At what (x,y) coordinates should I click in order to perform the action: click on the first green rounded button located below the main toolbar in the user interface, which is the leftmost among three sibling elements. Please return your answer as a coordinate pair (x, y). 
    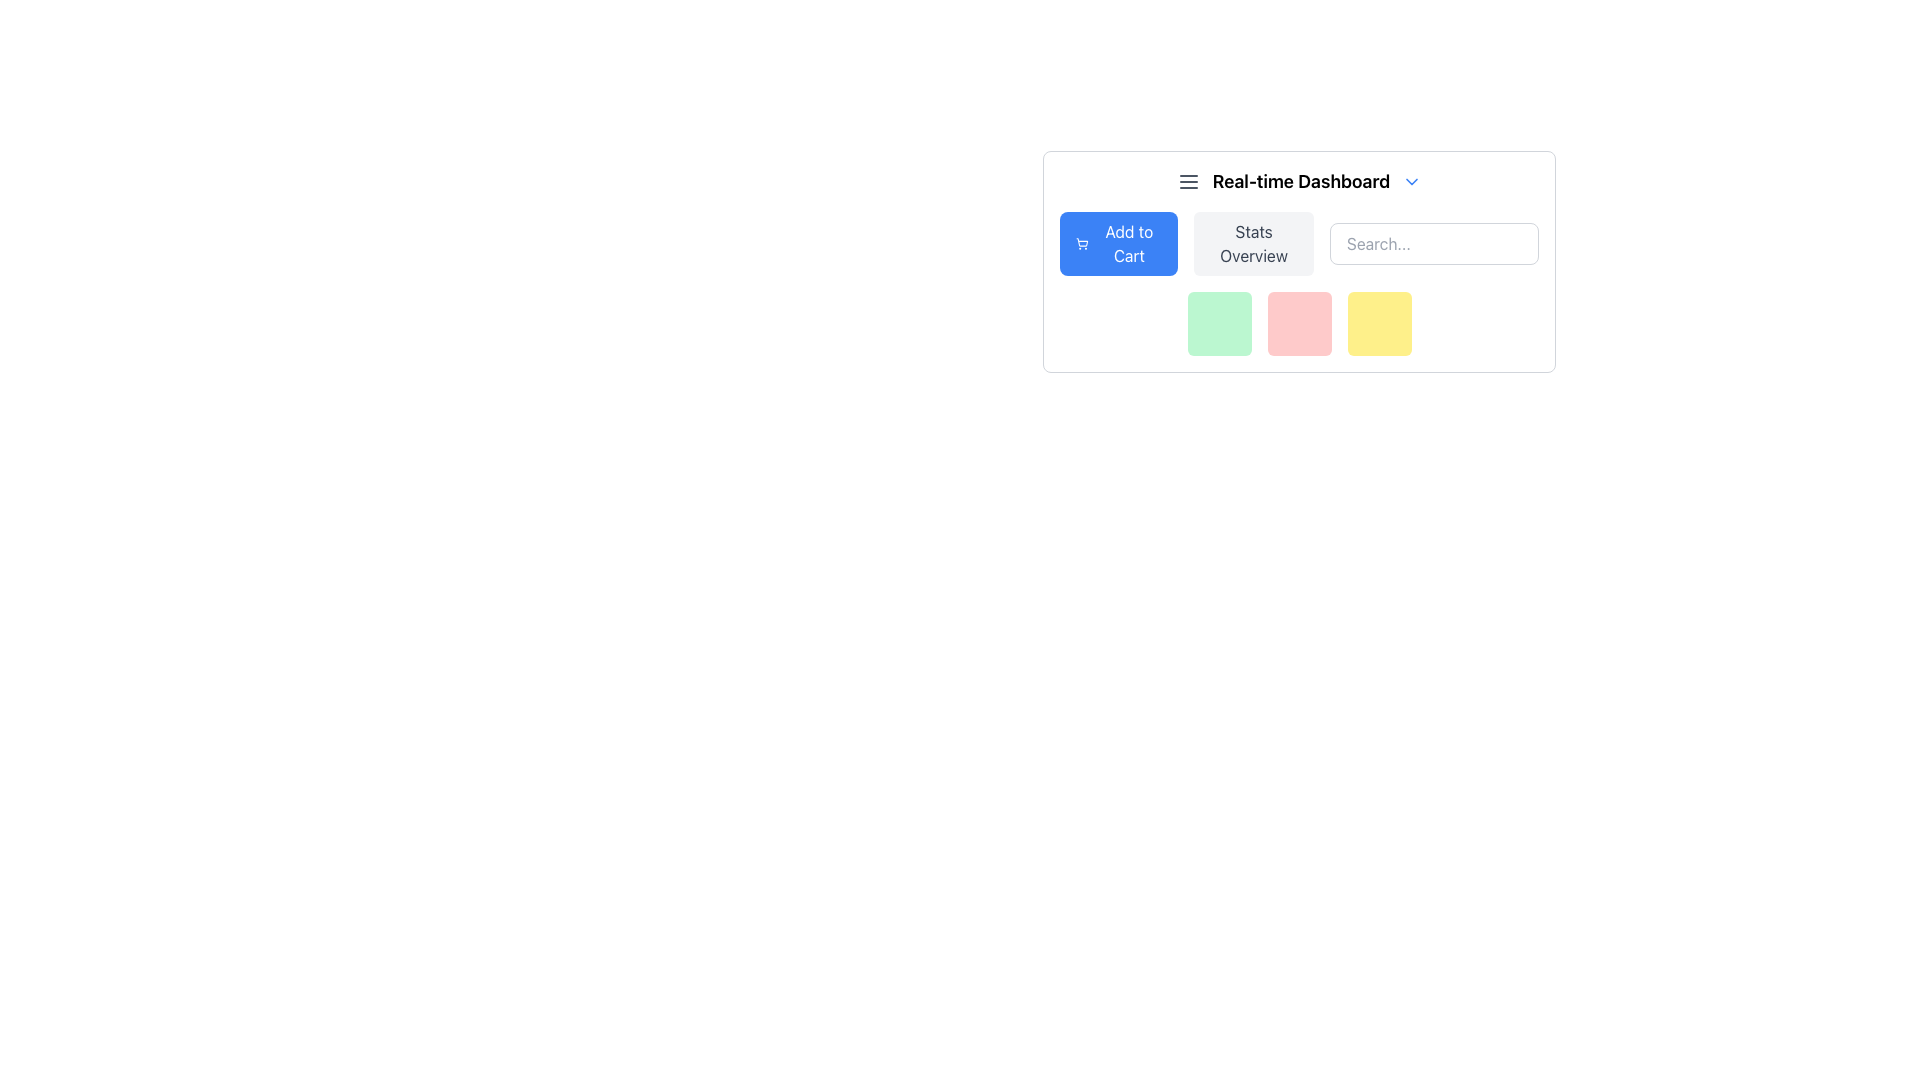
    Looking at the image, I should click on (1218, 323).